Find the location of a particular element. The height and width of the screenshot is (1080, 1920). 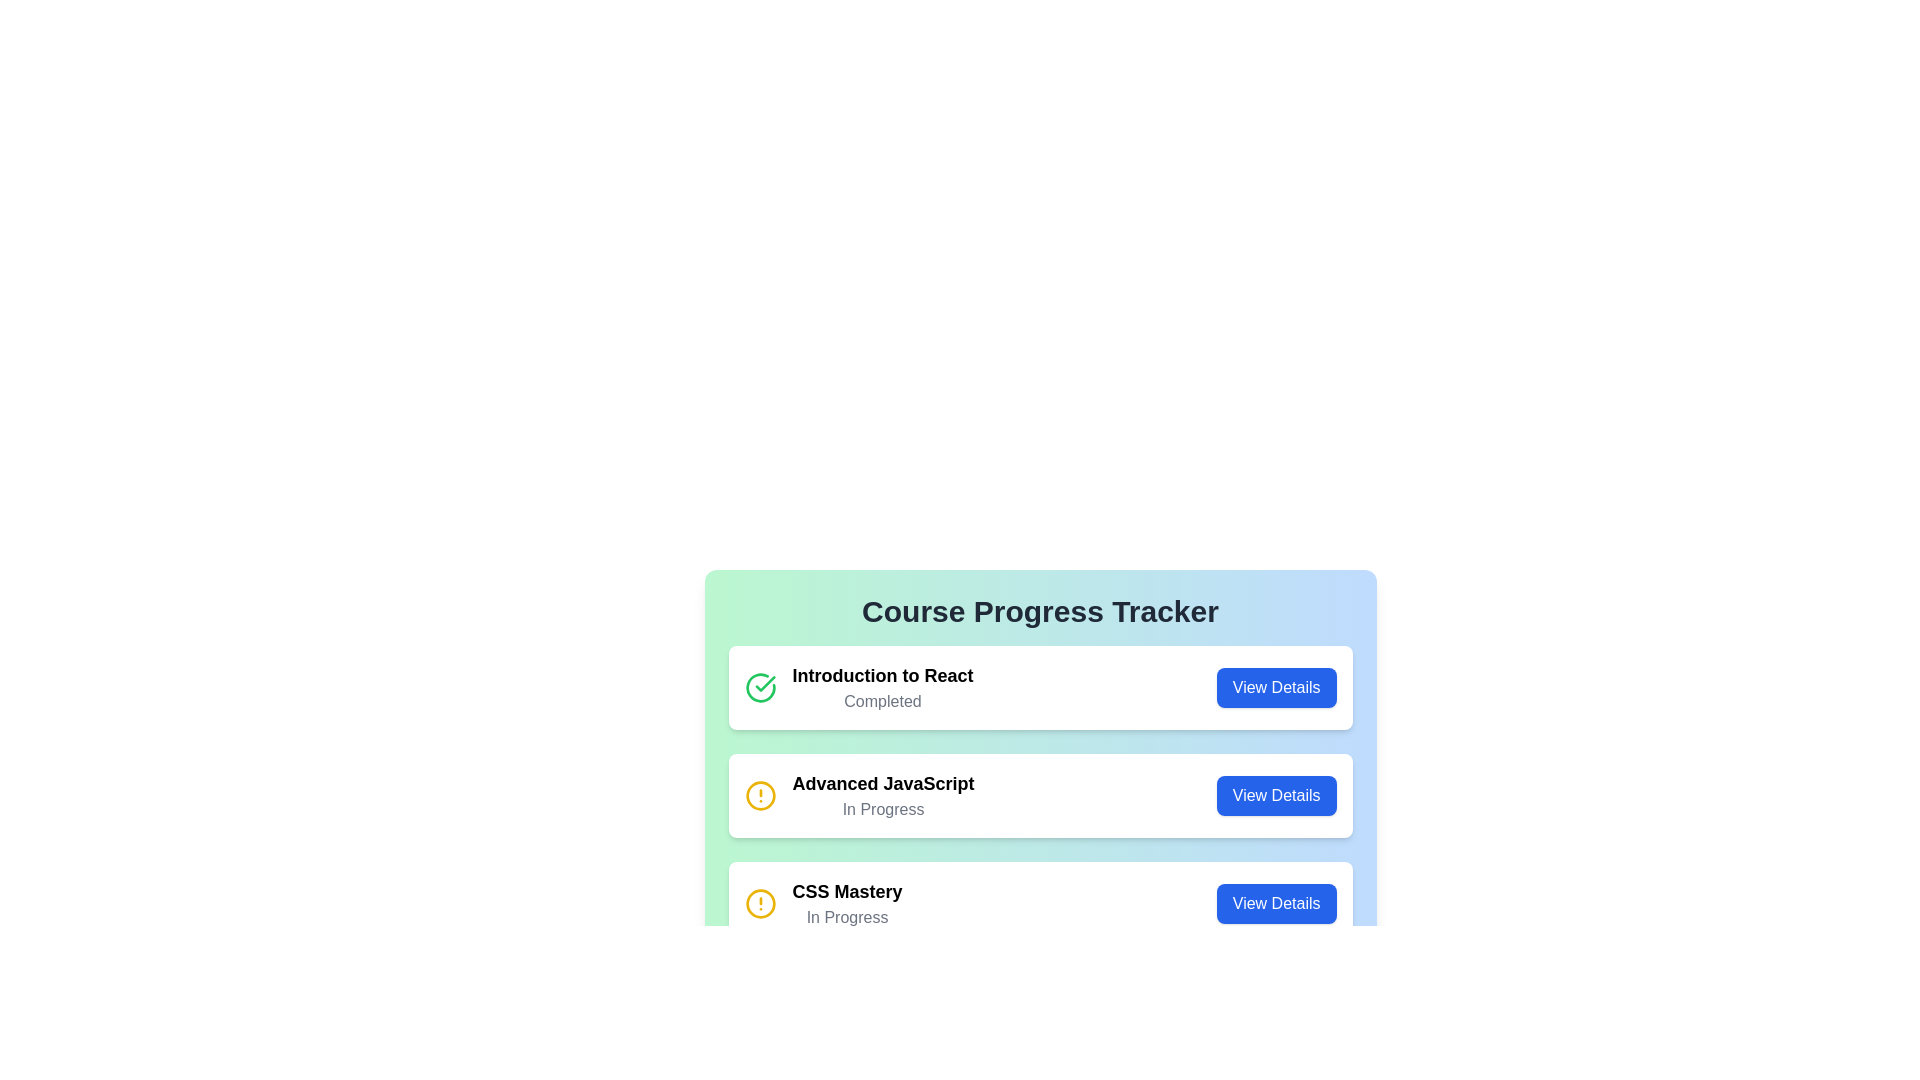

the 'Advanced JavaScript' course progress indicator, which displays the title and current progress status, located as the second item in the vertical list of course progress cards is located at coordinates (859, 794).